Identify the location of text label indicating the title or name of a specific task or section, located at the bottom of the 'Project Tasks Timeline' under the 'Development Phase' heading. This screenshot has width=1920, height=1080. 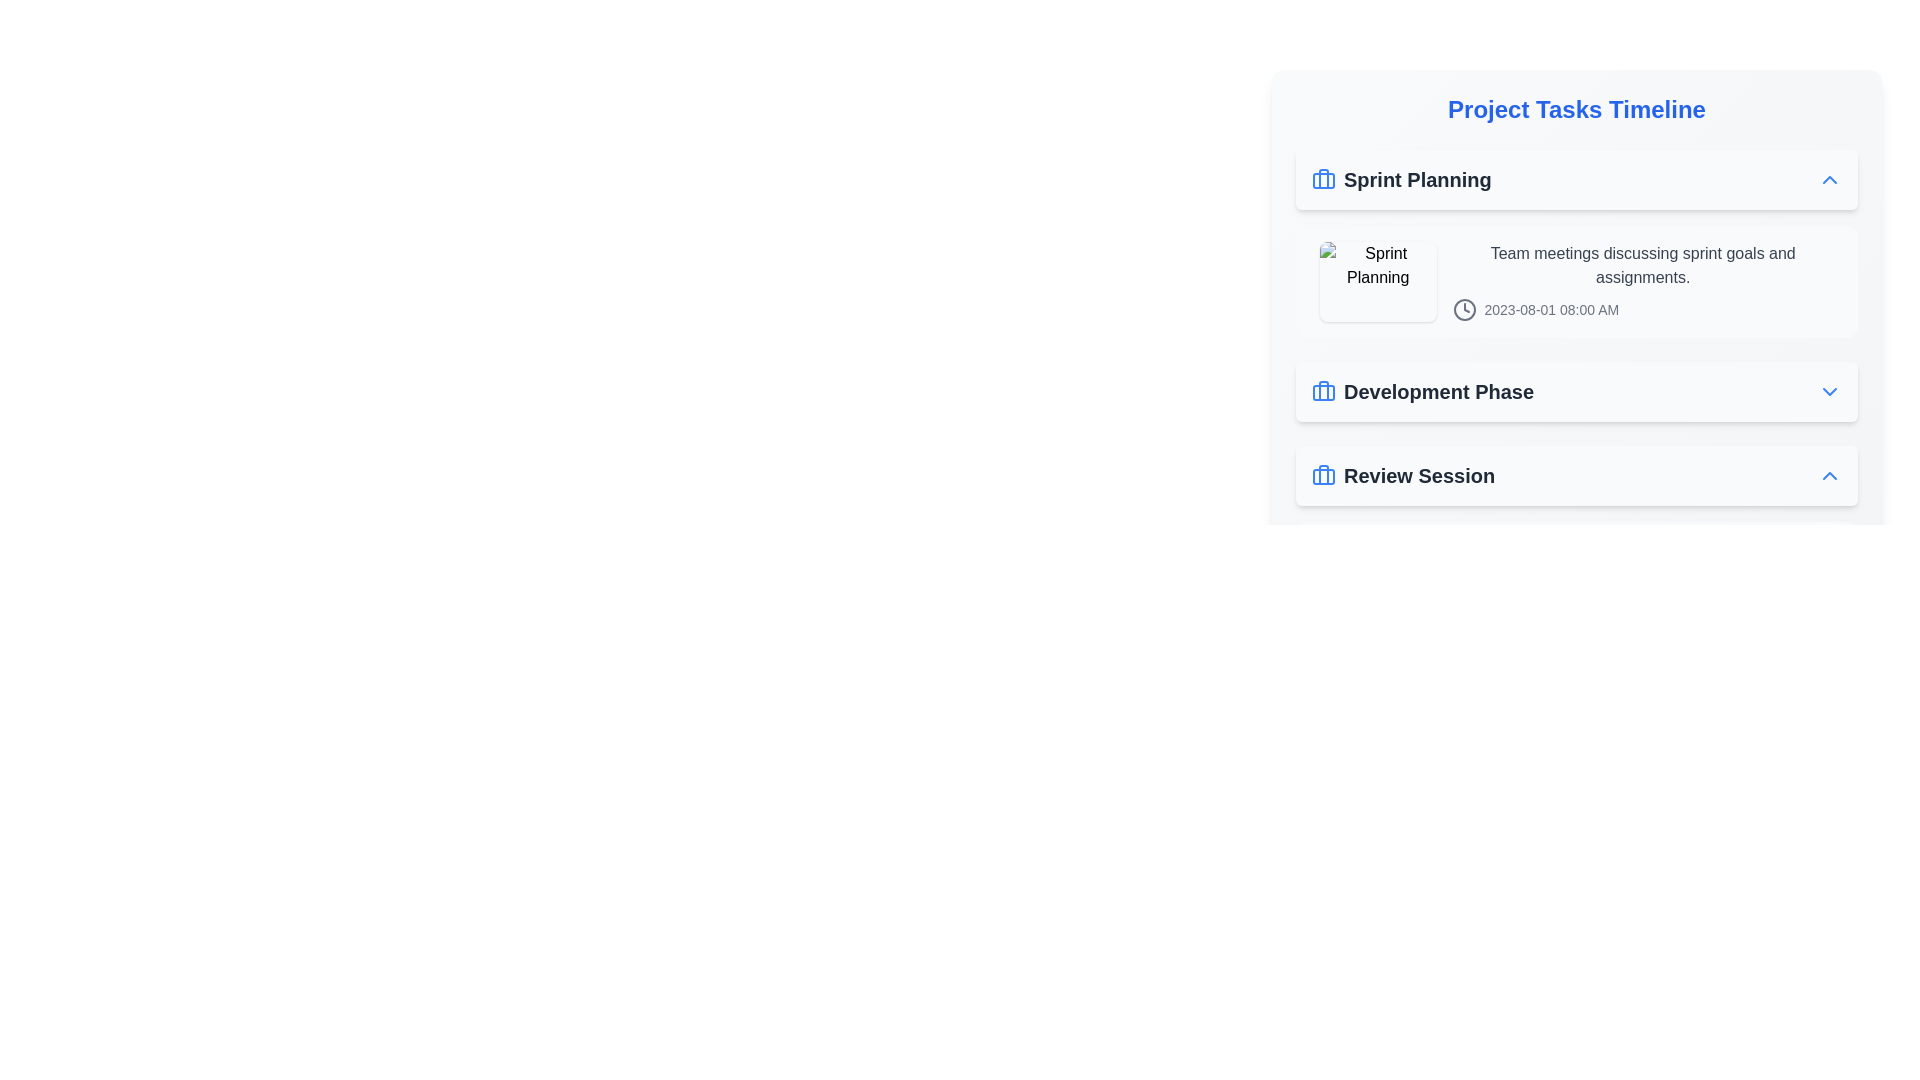
(1418, 475).